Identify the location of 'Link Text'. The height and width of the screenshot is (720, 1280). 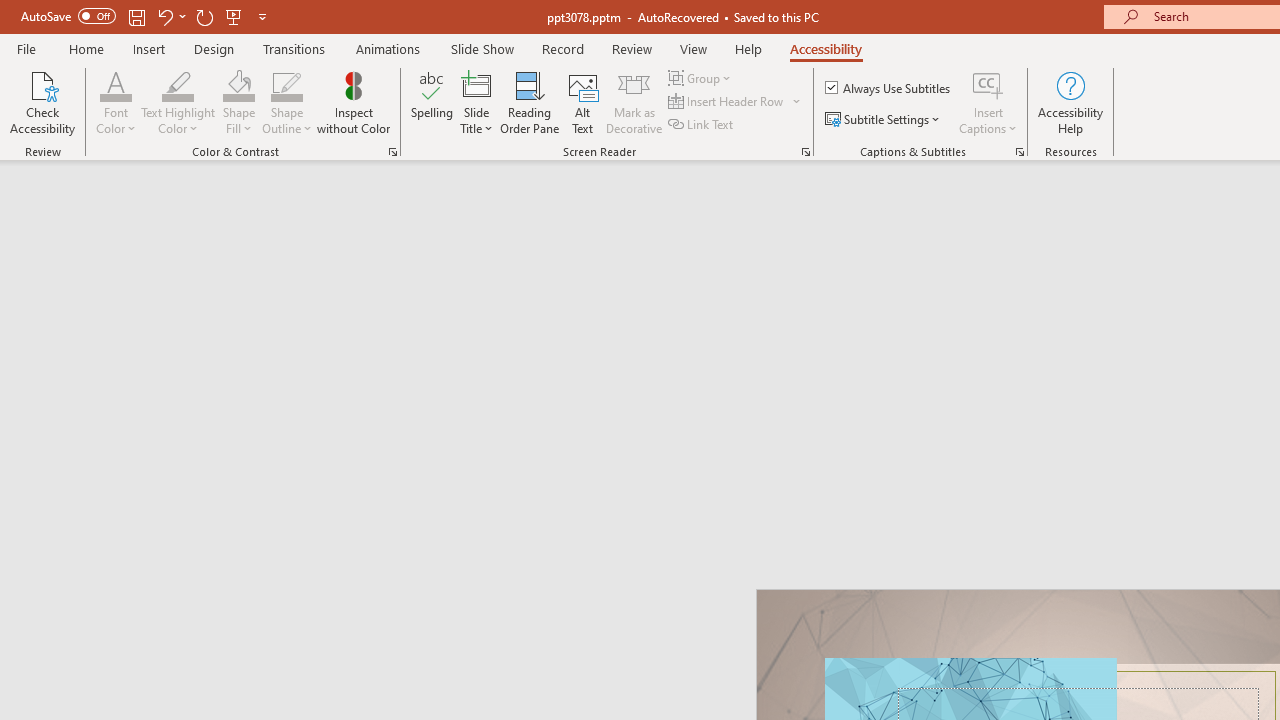
(702, 124).